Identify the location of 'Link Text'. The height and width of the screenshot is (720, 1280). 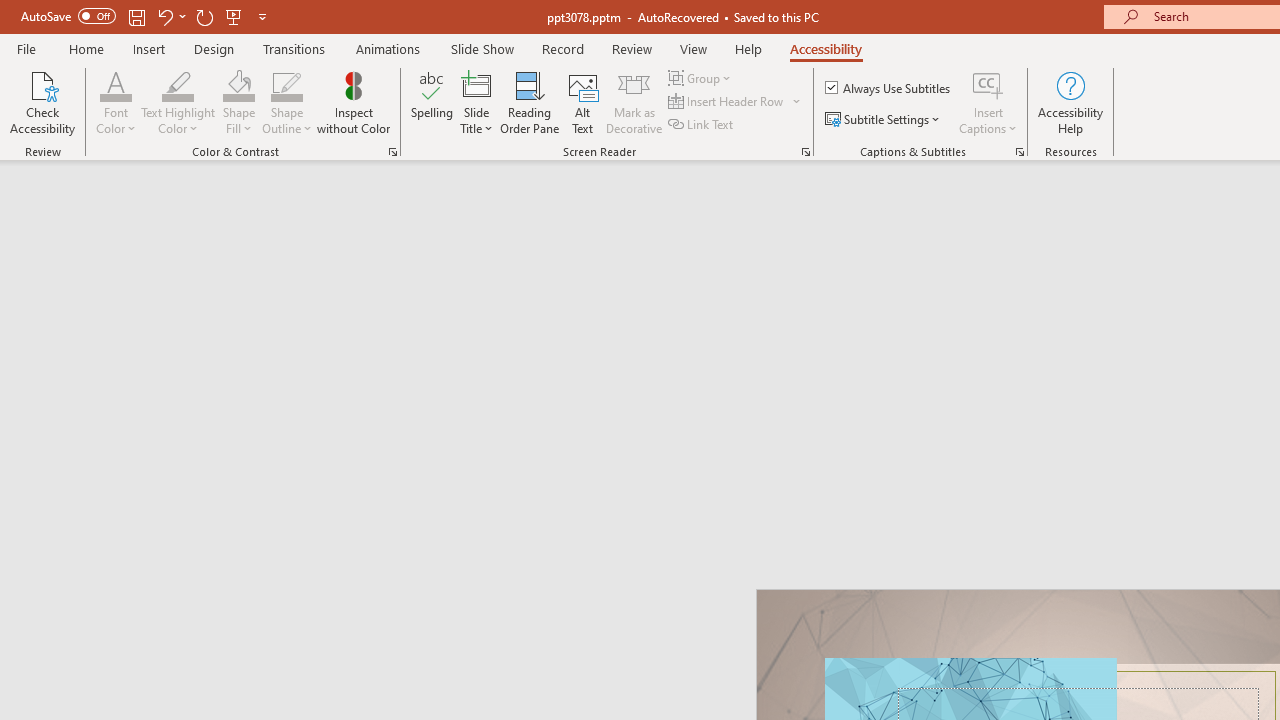
(702, 124).